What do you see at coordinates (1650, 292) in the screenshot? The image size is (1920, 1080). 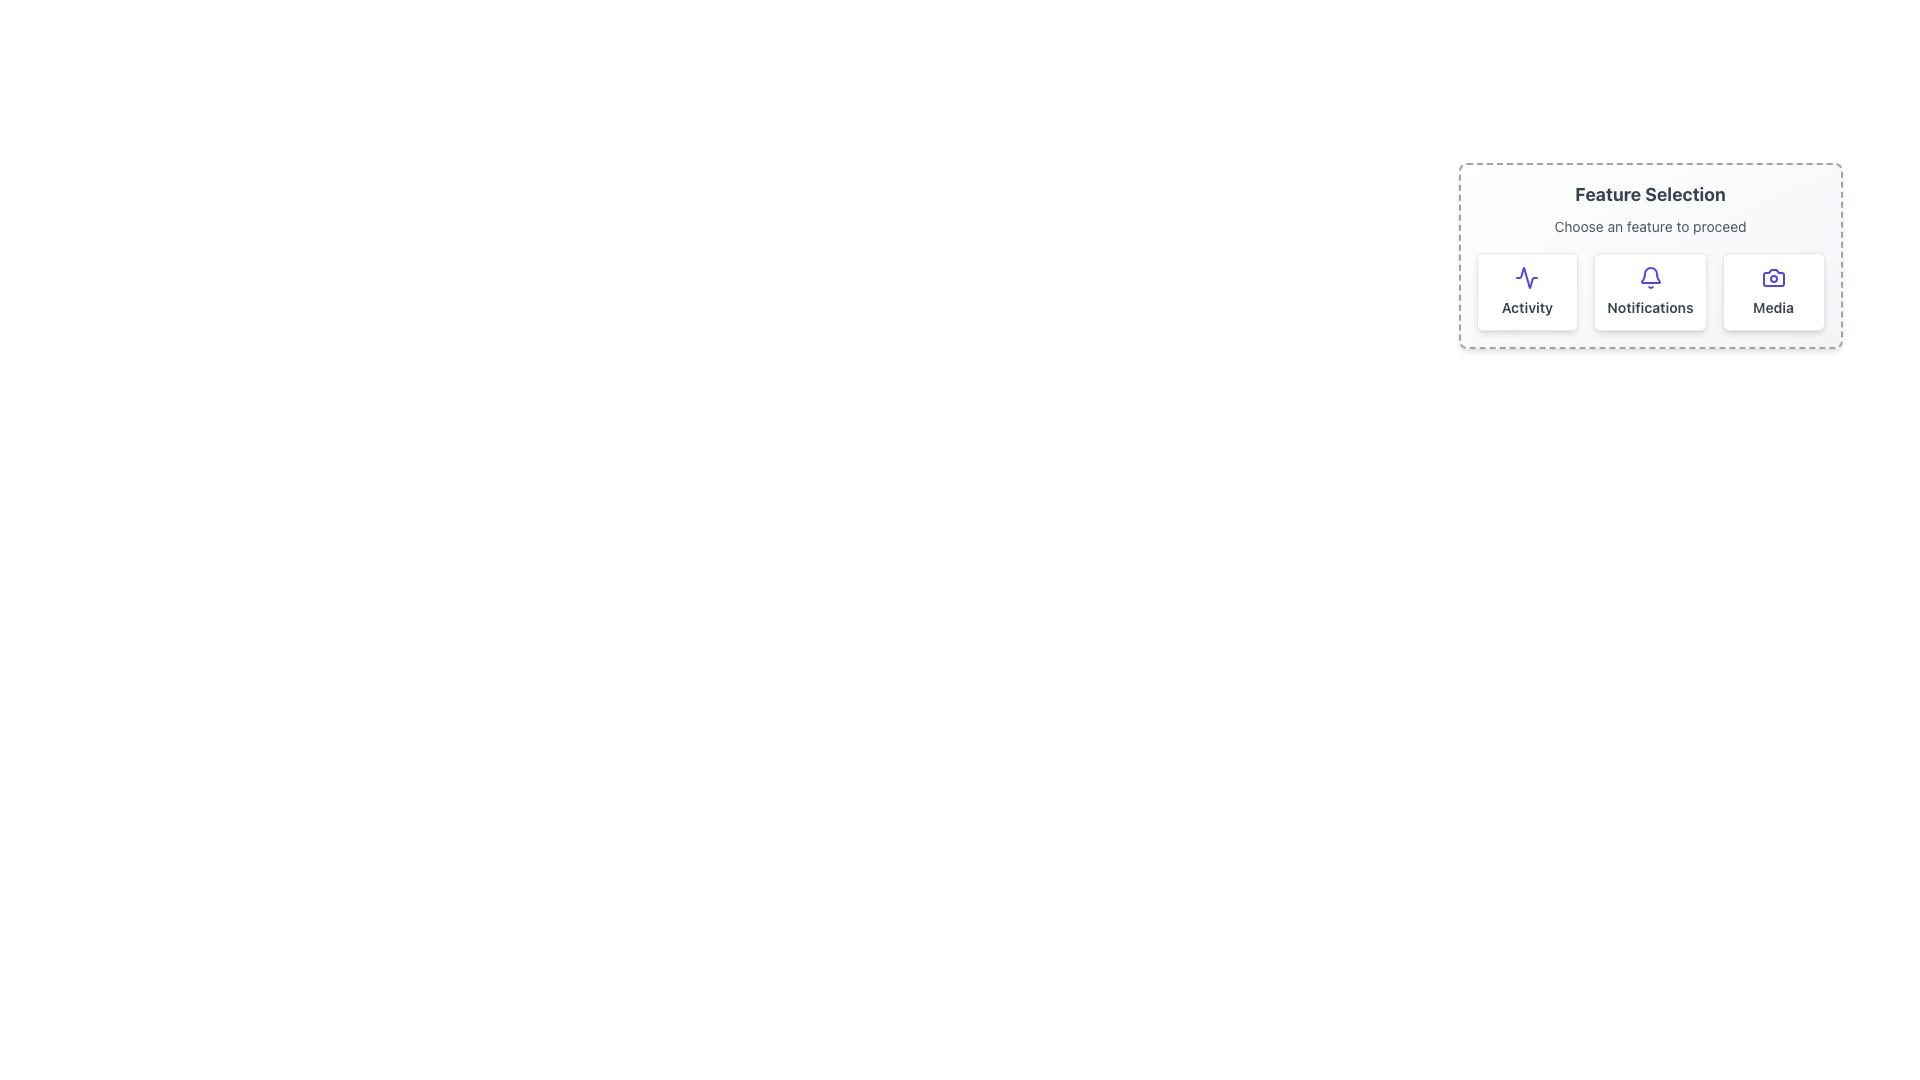 I see `the 'Notifications' button card that is positioned between the 'Activity' card and the 'Media' card in the three-card layout` at bounding box center [1650, 292].